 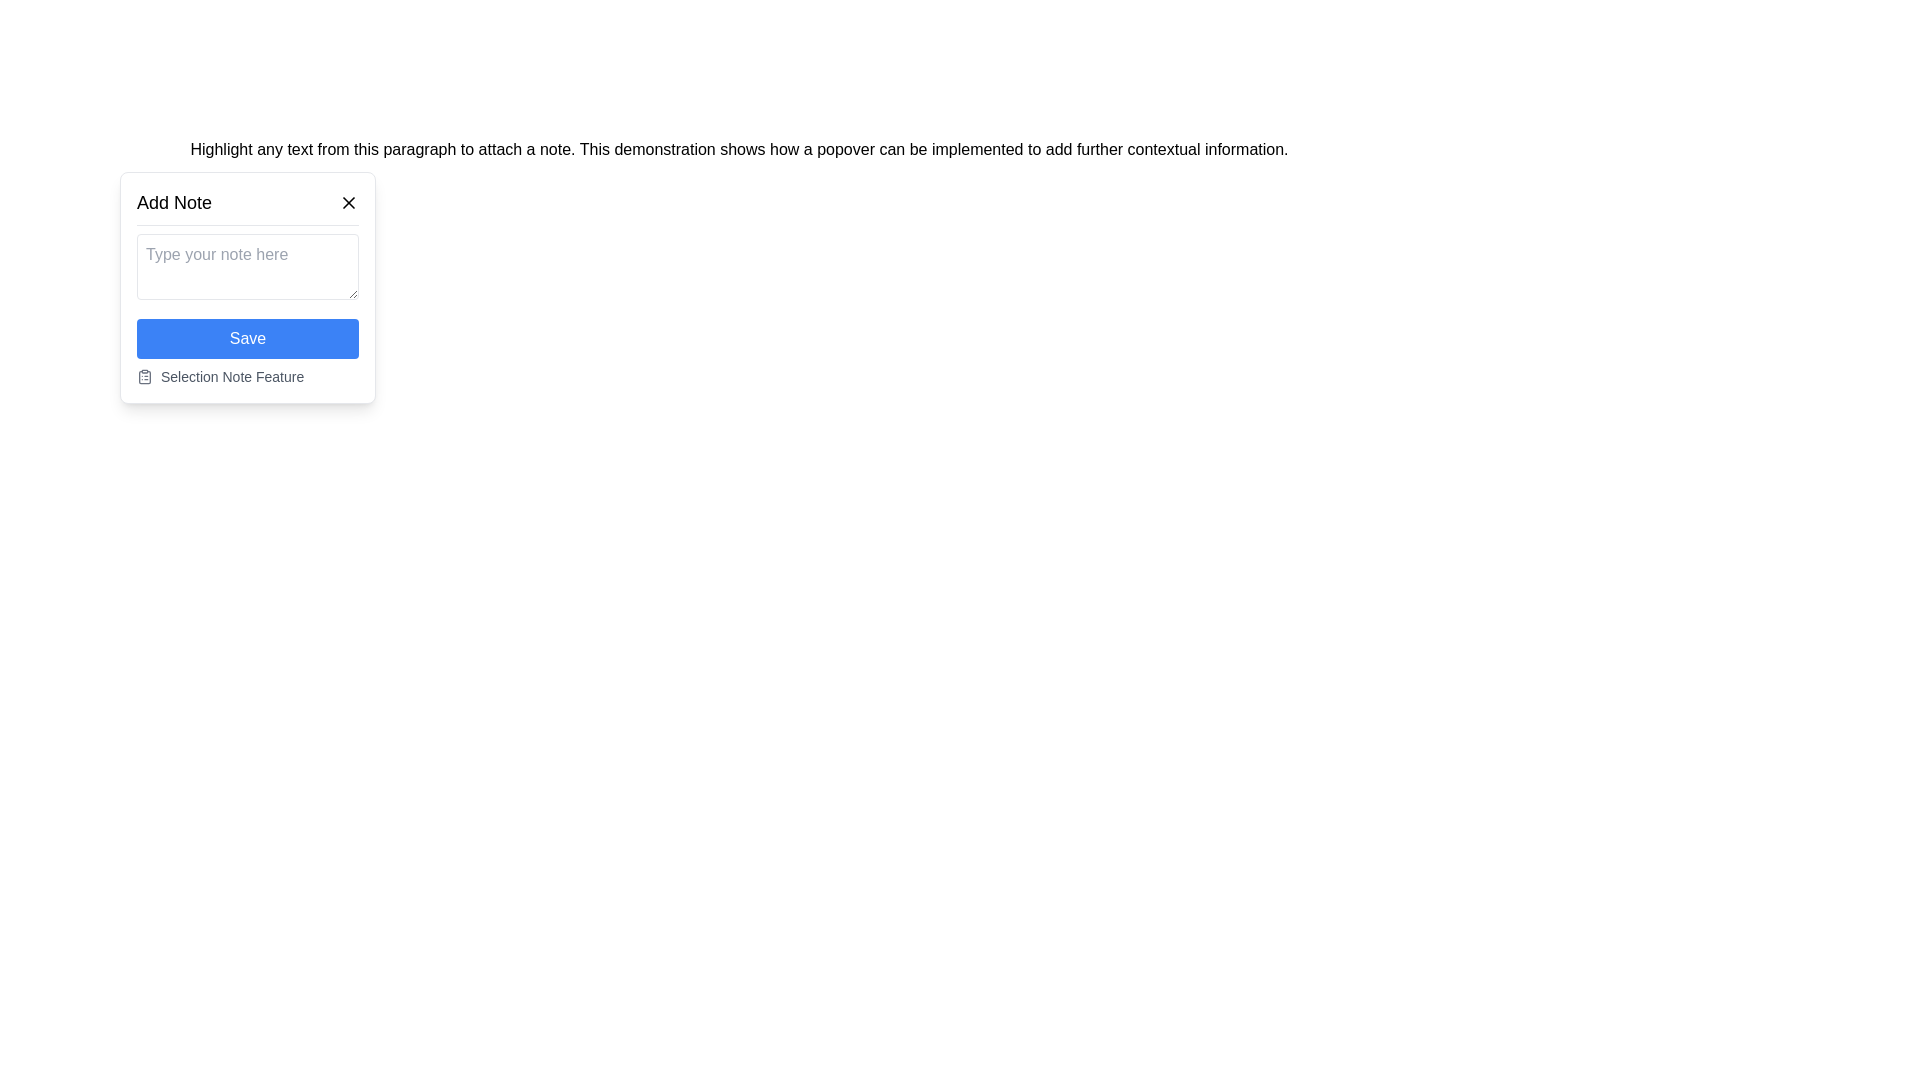 What do you see at coordinates (247, 338) in the screenshot?
I see `the 'Save' button with a blue background and white text in the 'Add Note' modal to change its background color` at bounding box center [247, 338].